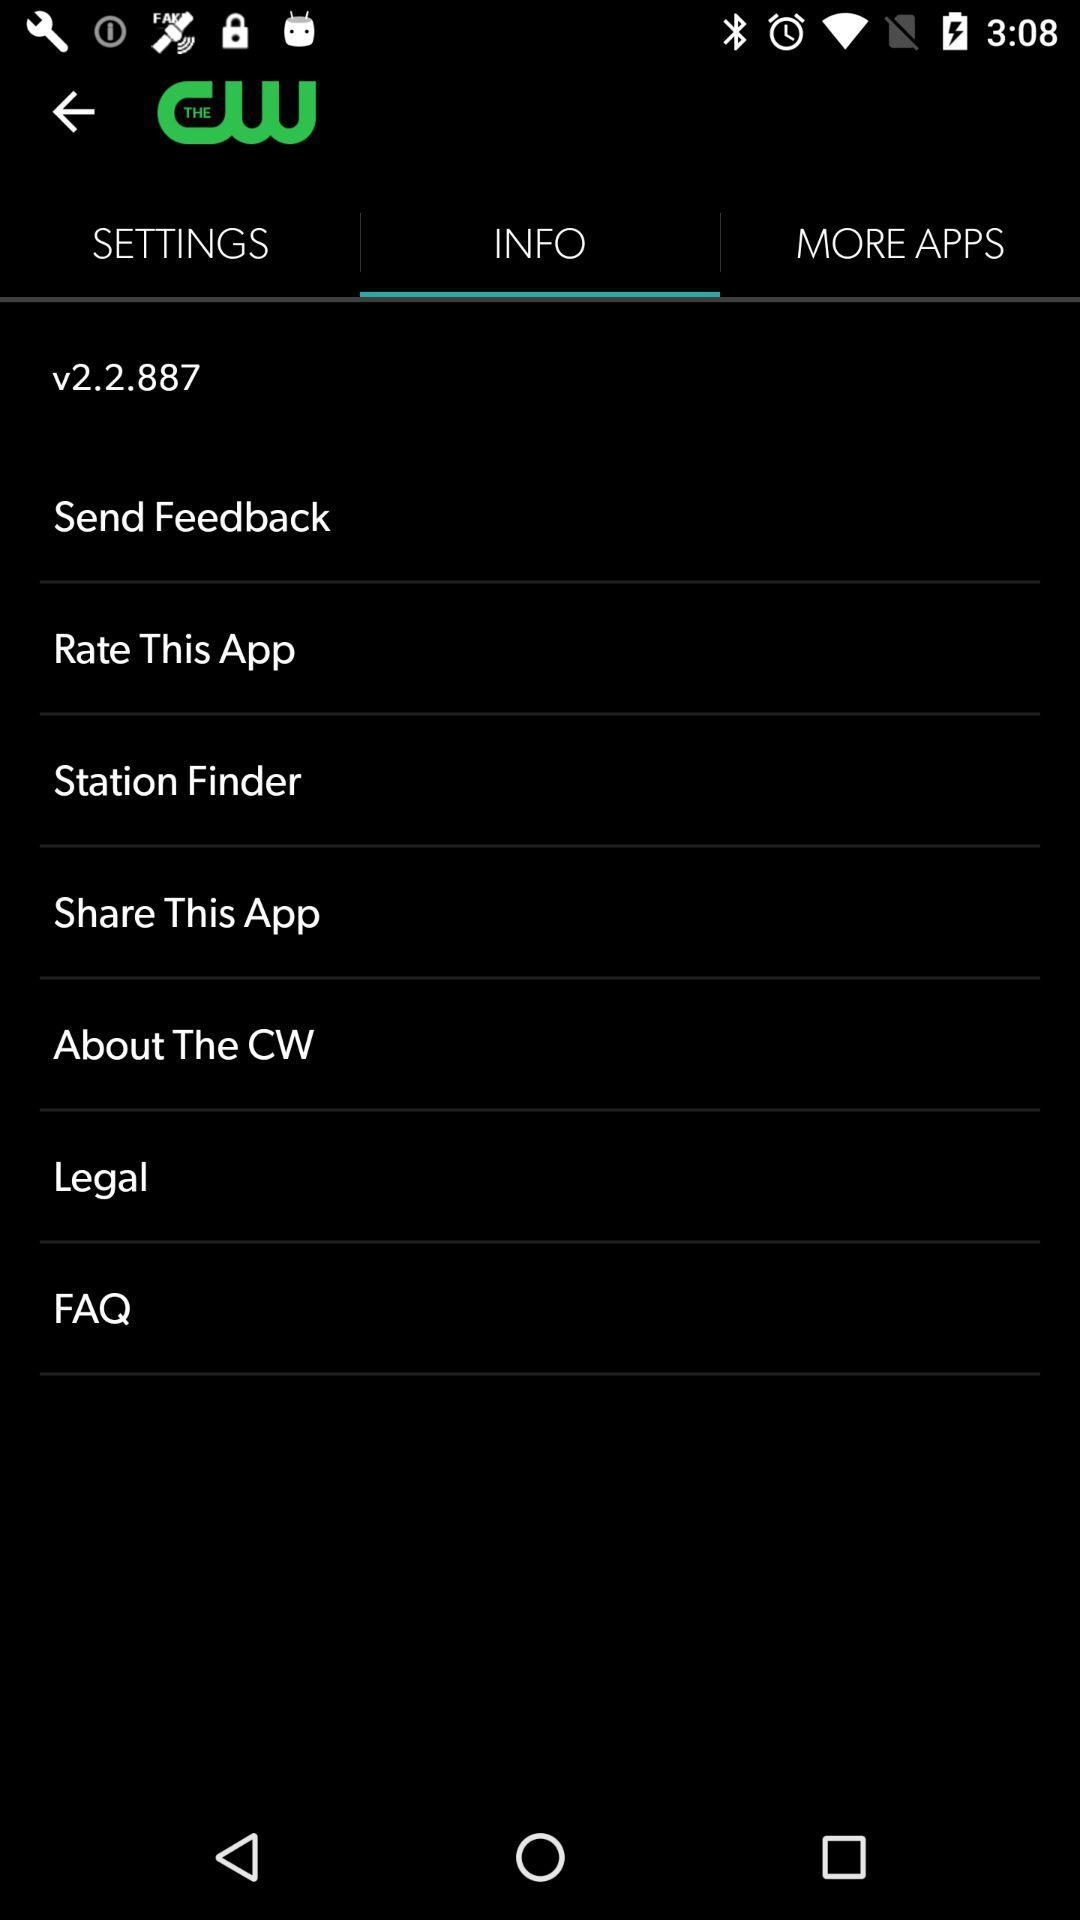  Describe the element at coordinates (898, 242) in the screenshot. I see `item at the top right corner` at that location.